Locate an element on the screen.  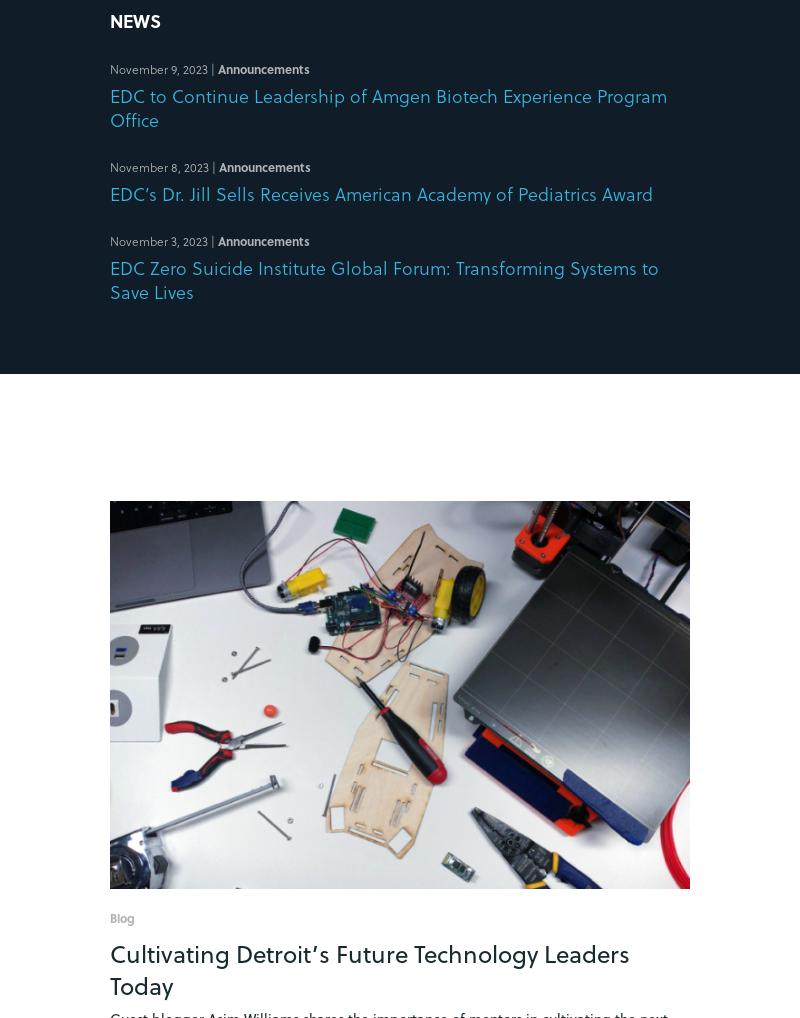
'November 3, 2023' is located at coordinates (109, 243).